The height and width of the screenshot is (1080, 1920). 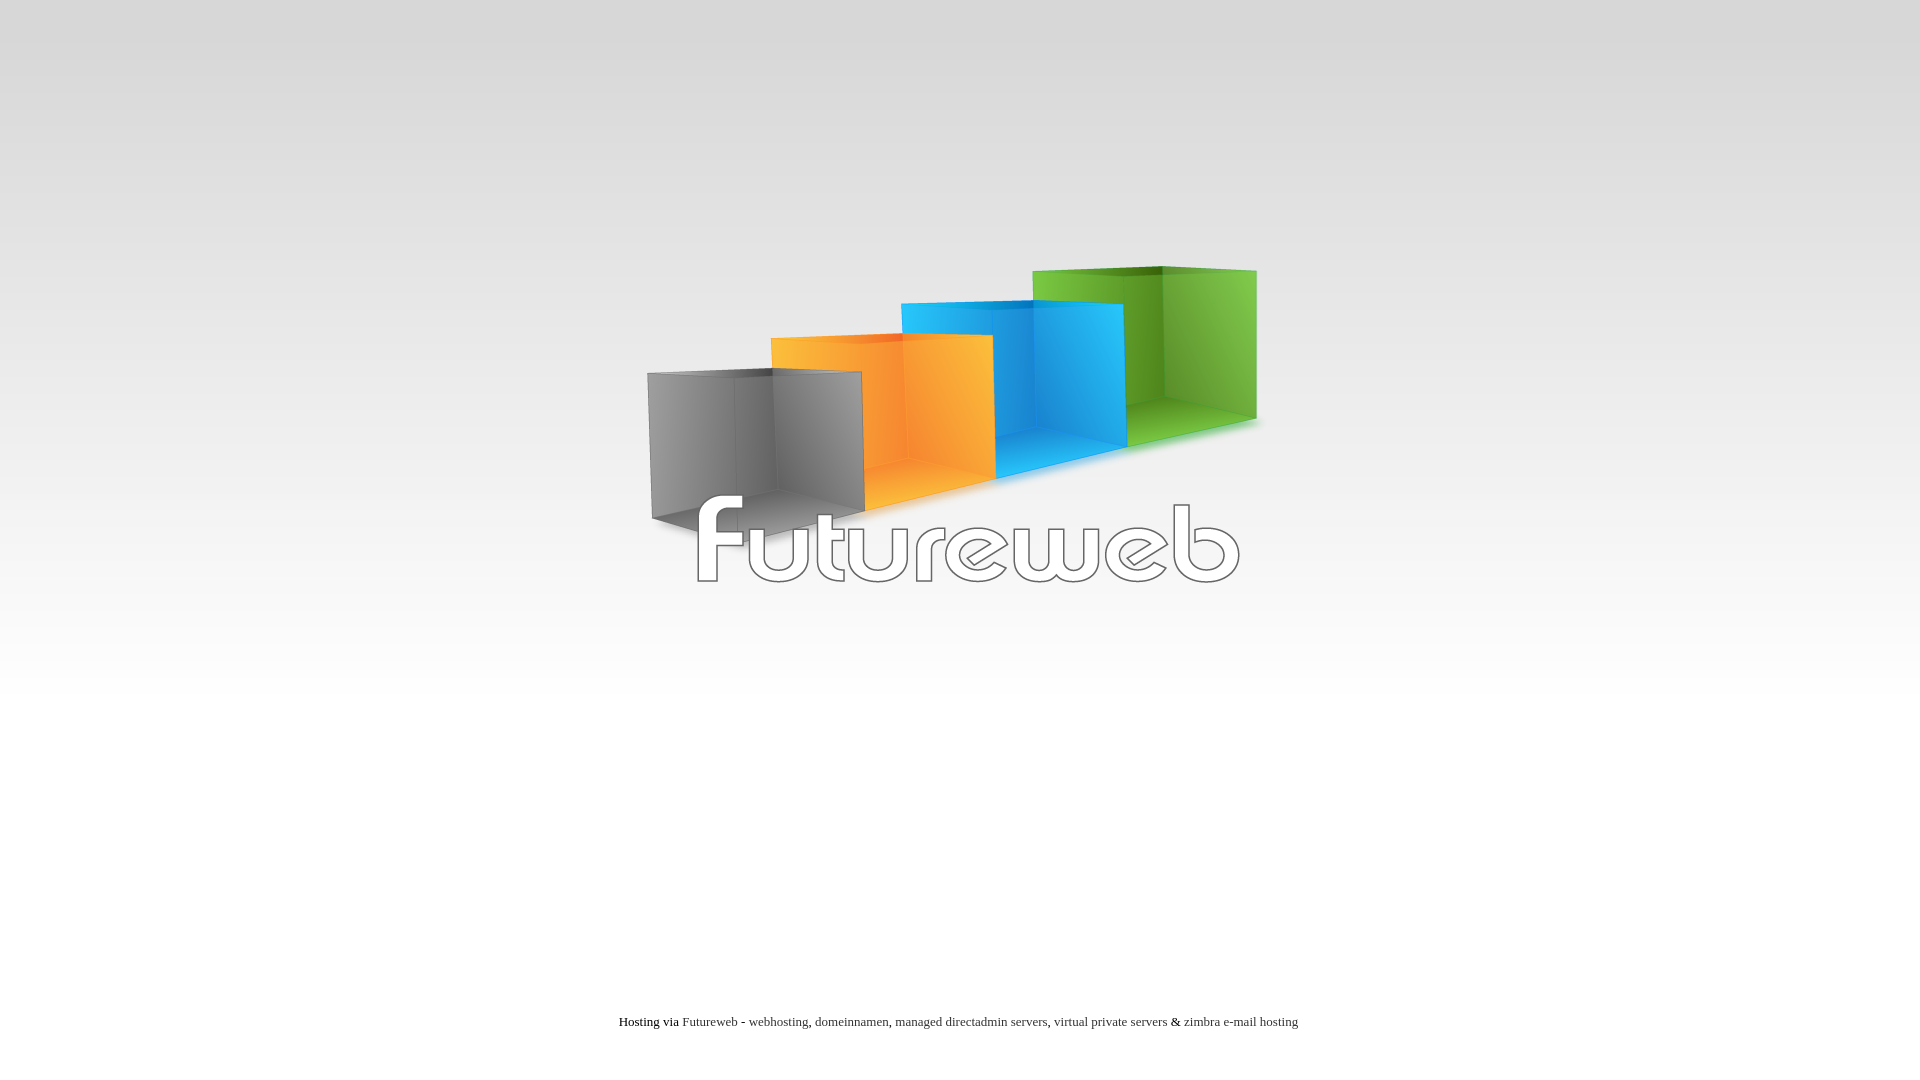 What do you see at coordinates (960, 431) in the screenshot?
I see `'Futureweb'` at bounding box center [960, 431].